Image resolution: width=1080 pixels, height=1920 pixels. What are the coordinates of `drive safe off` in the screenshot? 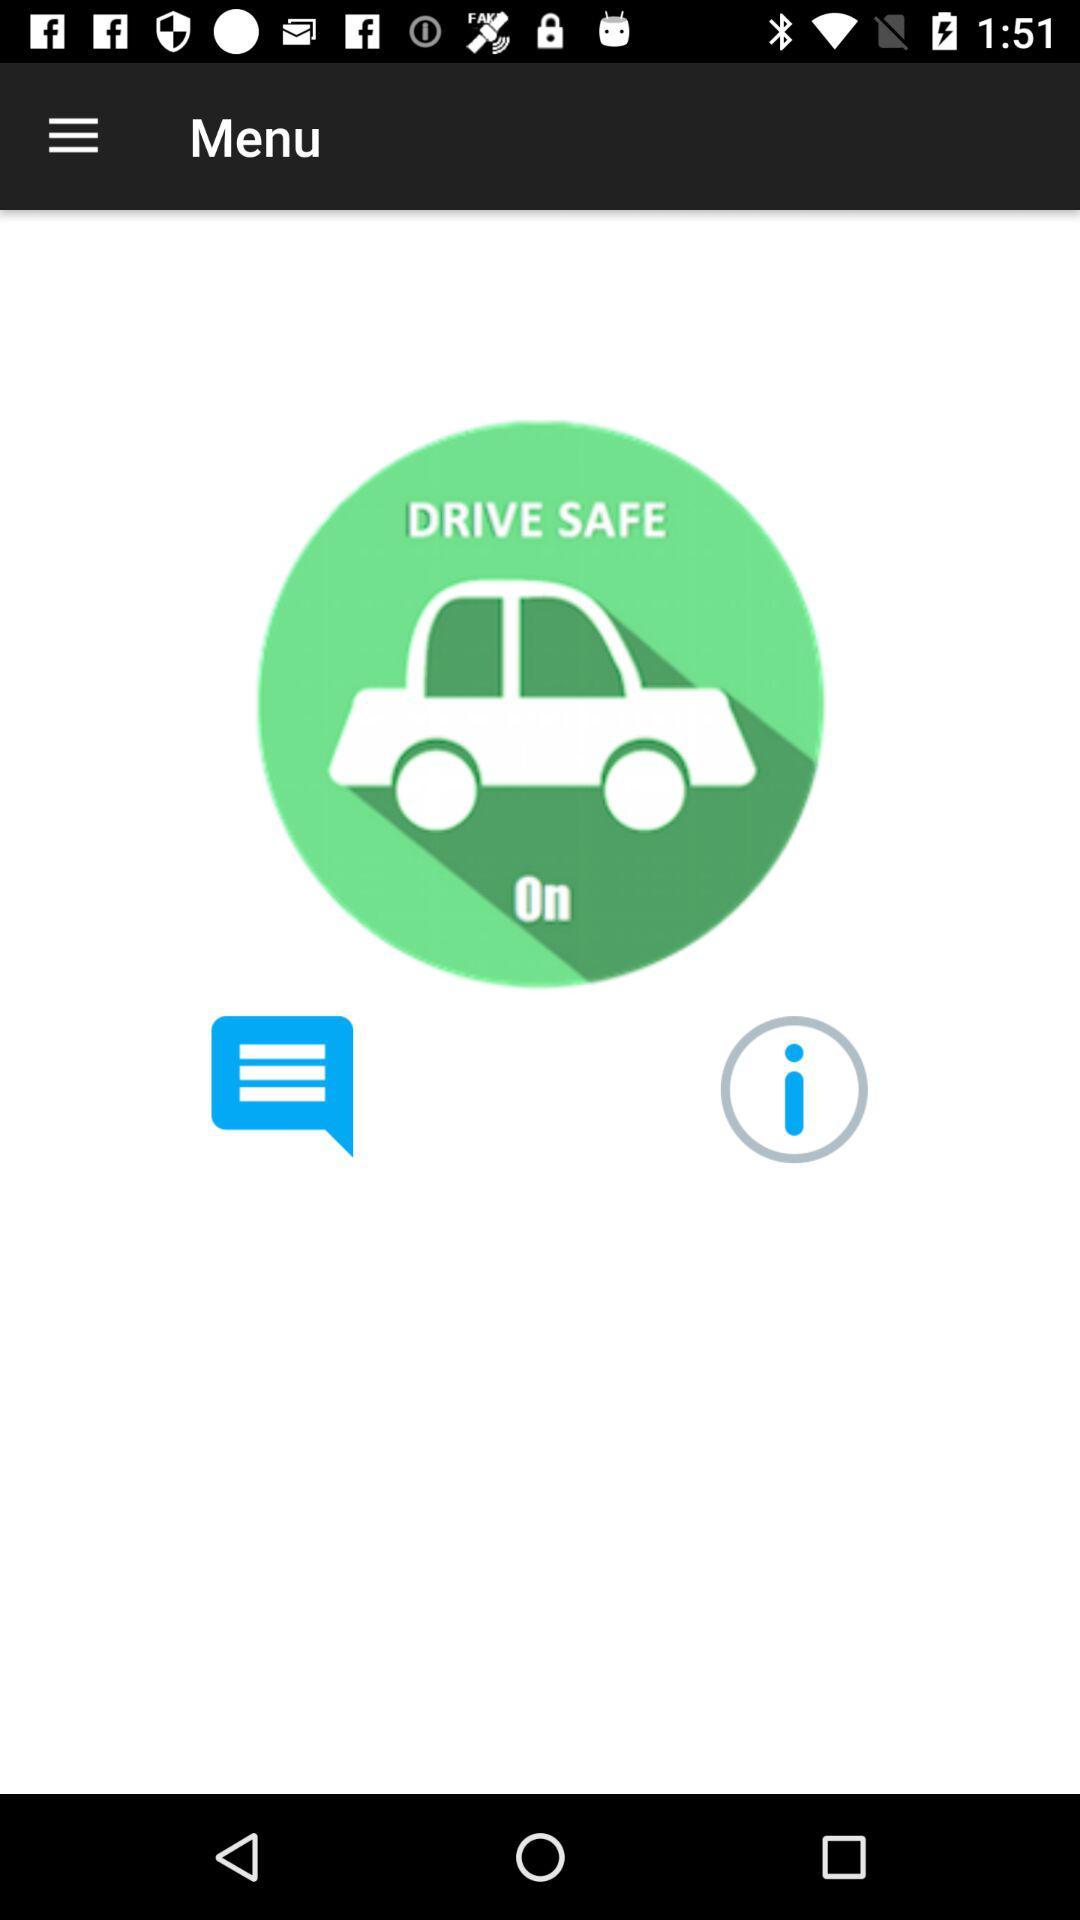 It's located at (538, 703).